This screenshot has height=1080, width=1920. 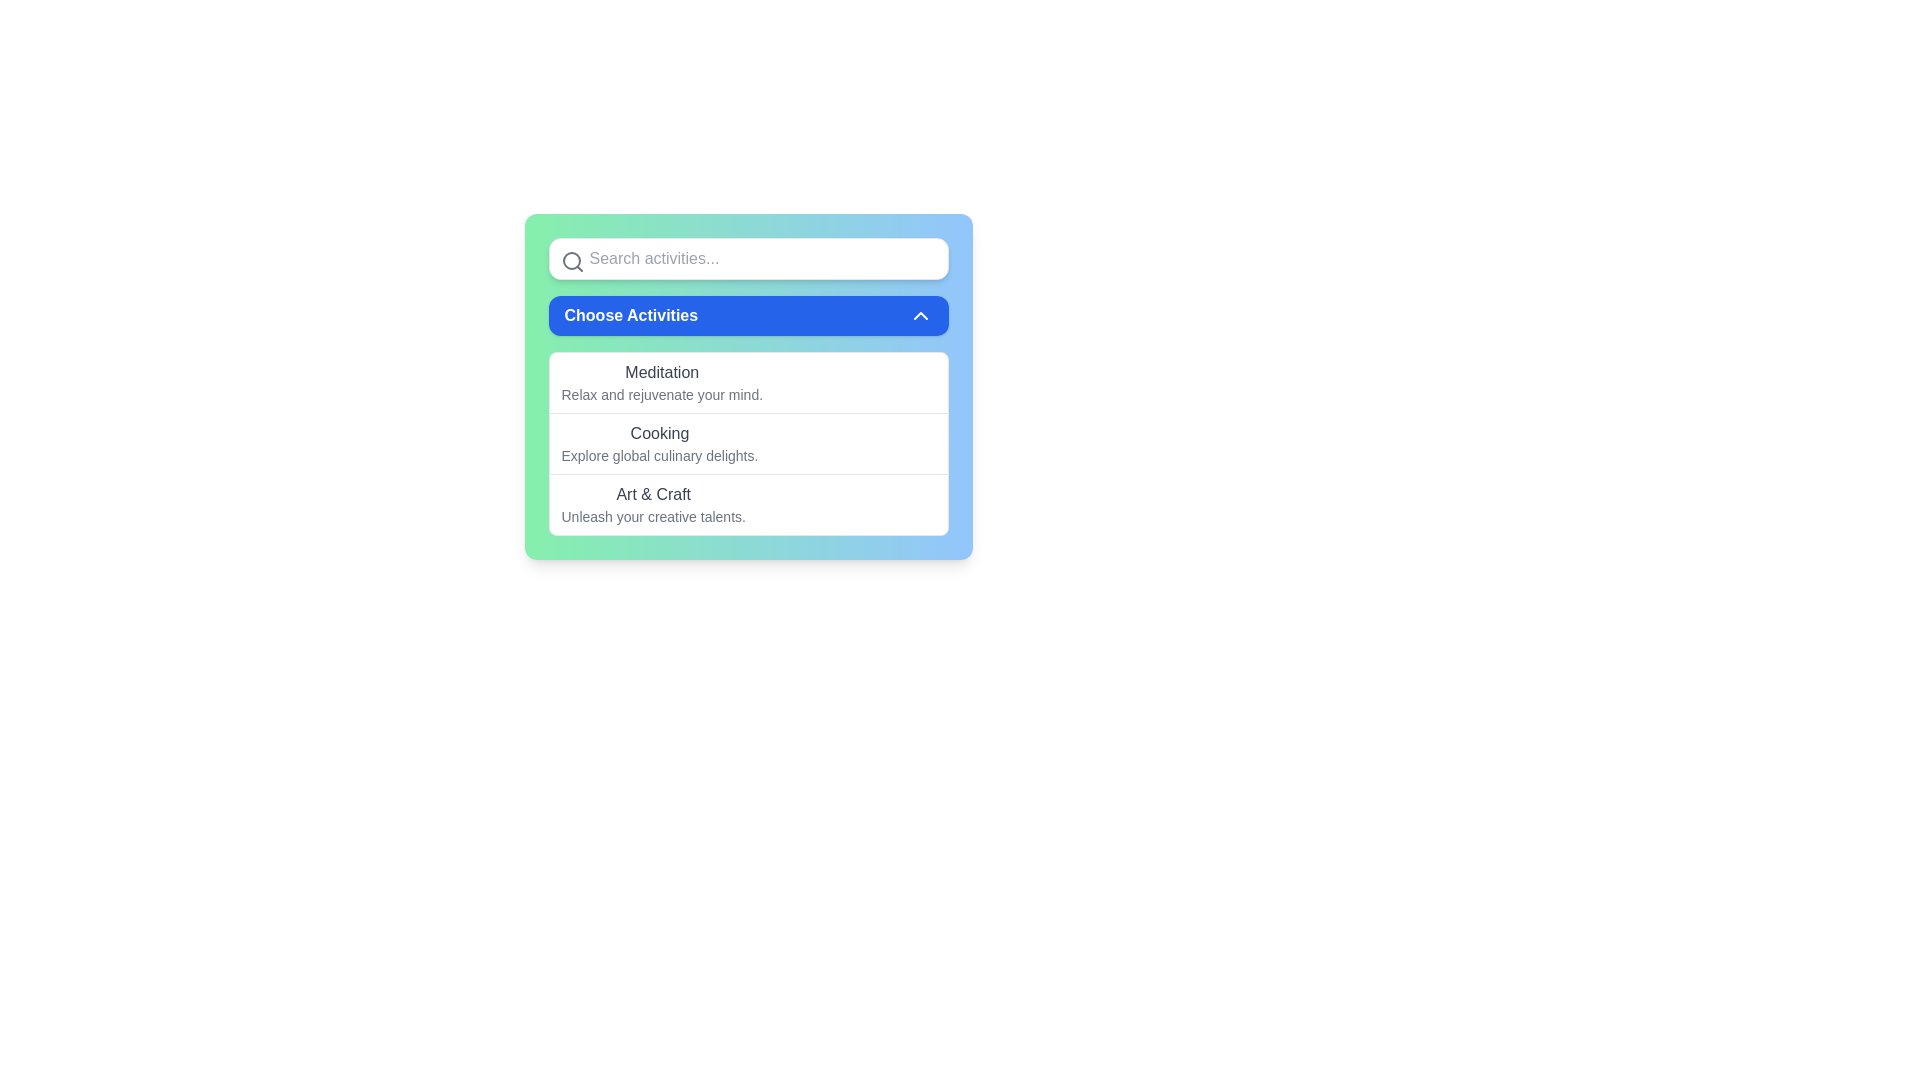 I want to click on the text label that reads 'Unleash your creative talents.' positioned below 'Art & Craft' in the 'Choose Activities' list, so click(x=653, y=515).